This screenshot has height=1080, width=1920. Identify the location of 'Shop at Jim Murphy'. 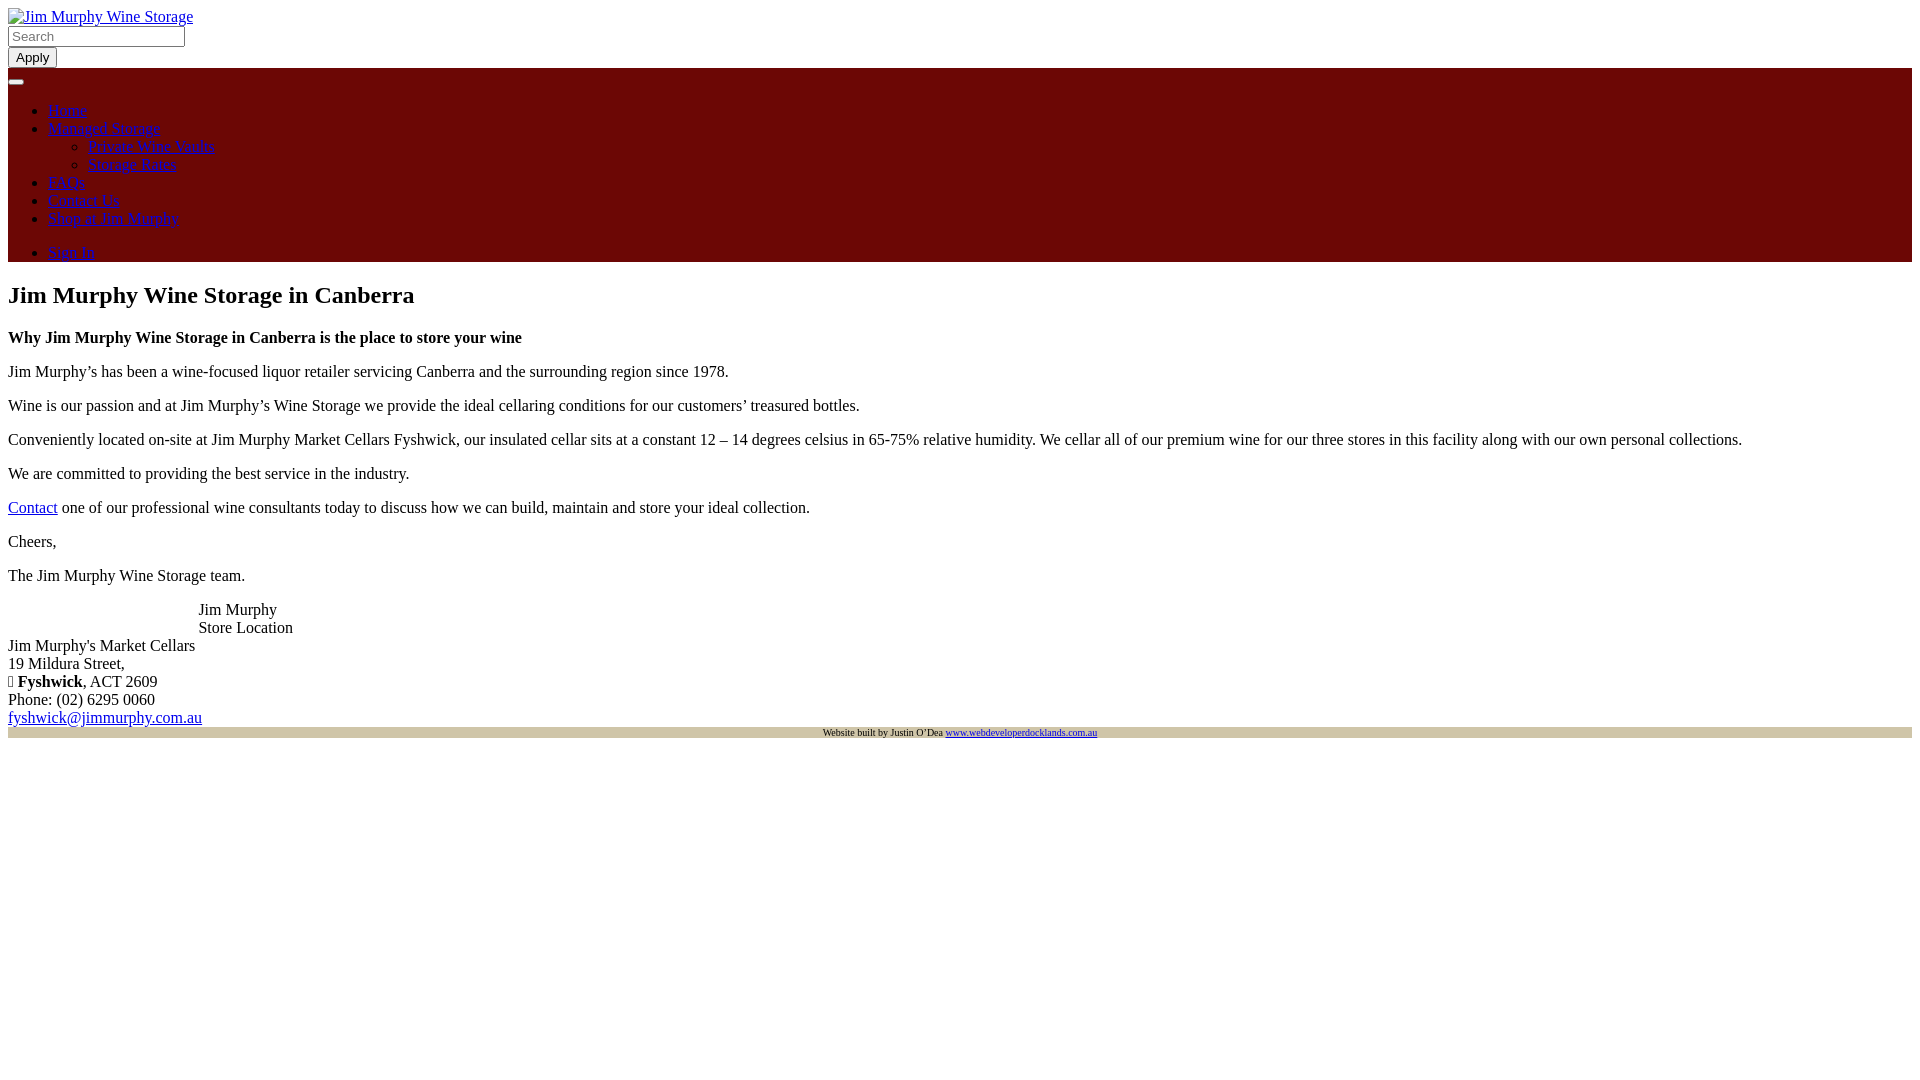
(48, 218).